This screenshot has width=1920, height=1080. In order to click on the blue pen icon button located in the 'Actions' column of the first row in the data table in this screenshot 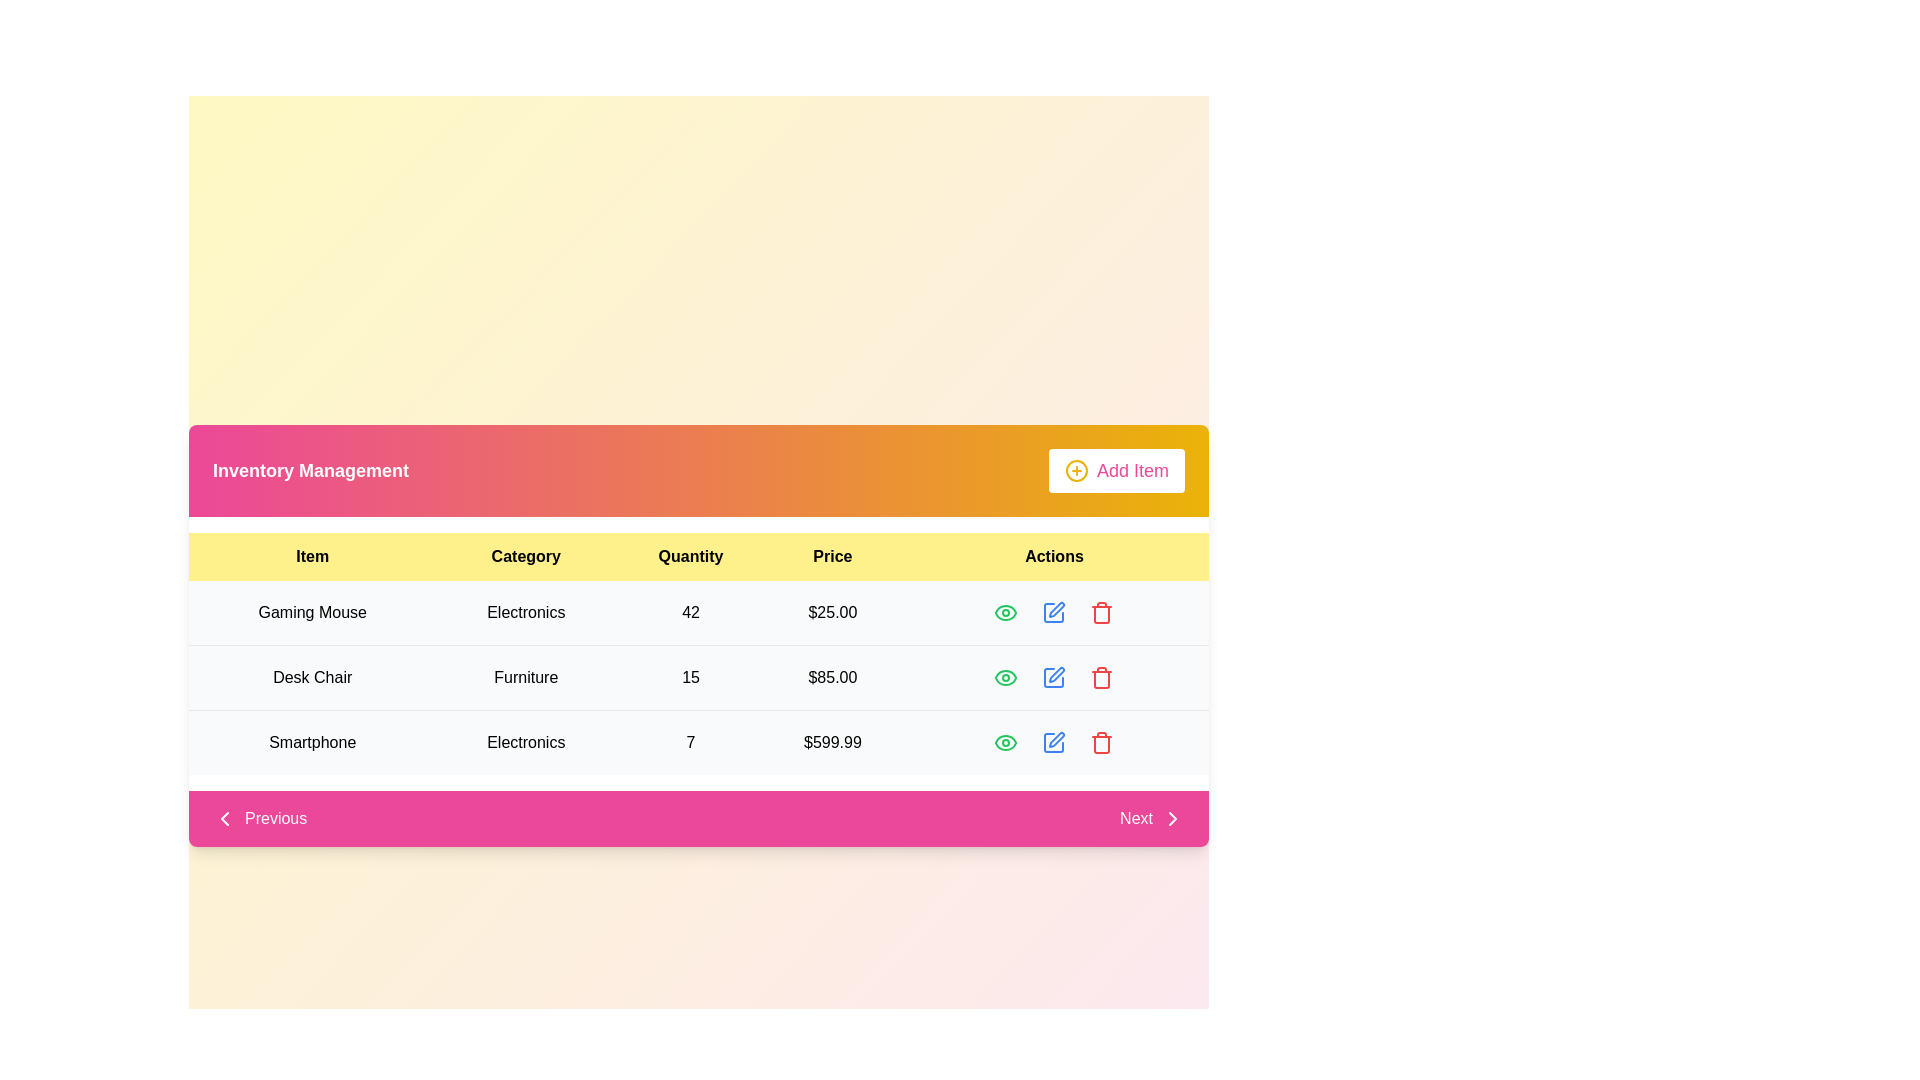, I will do `click(1053, 612)`.